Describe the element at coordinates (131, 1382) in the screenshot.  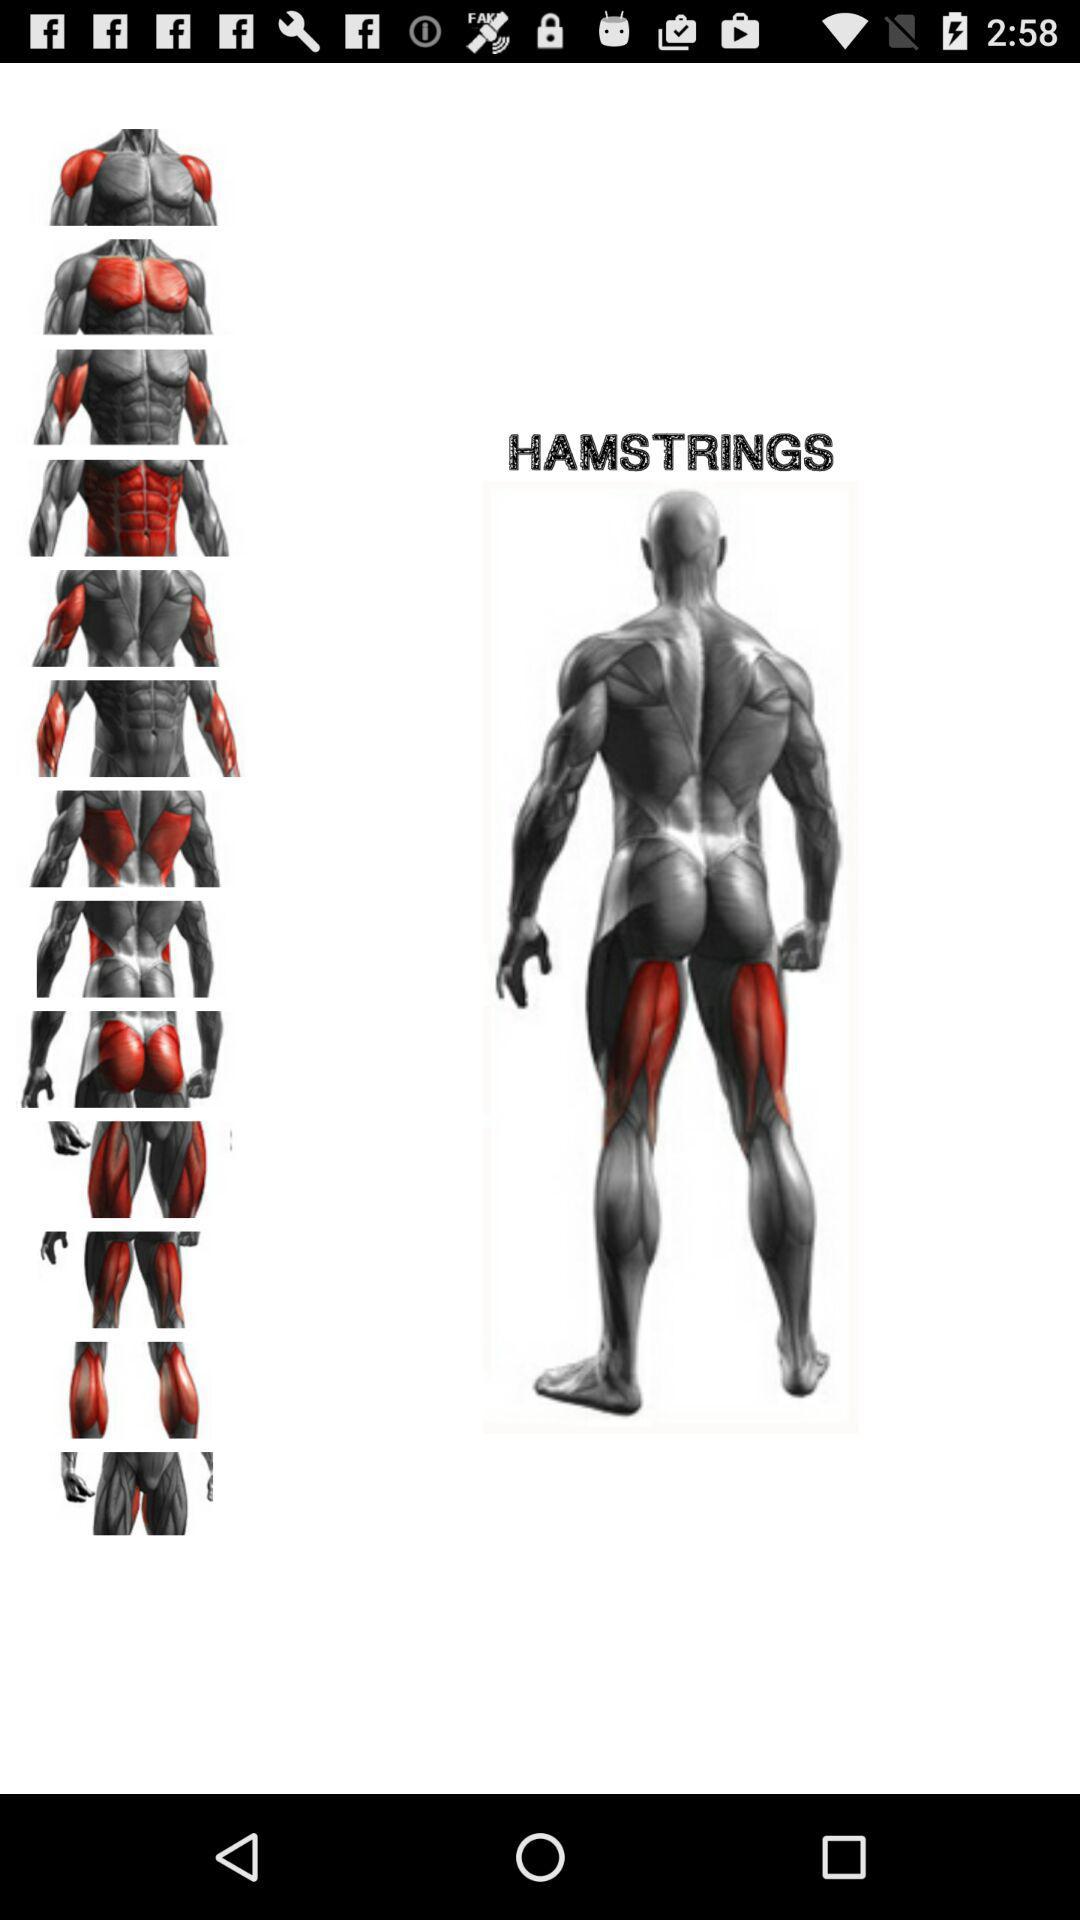
I see `zoom in on calves` at that location.